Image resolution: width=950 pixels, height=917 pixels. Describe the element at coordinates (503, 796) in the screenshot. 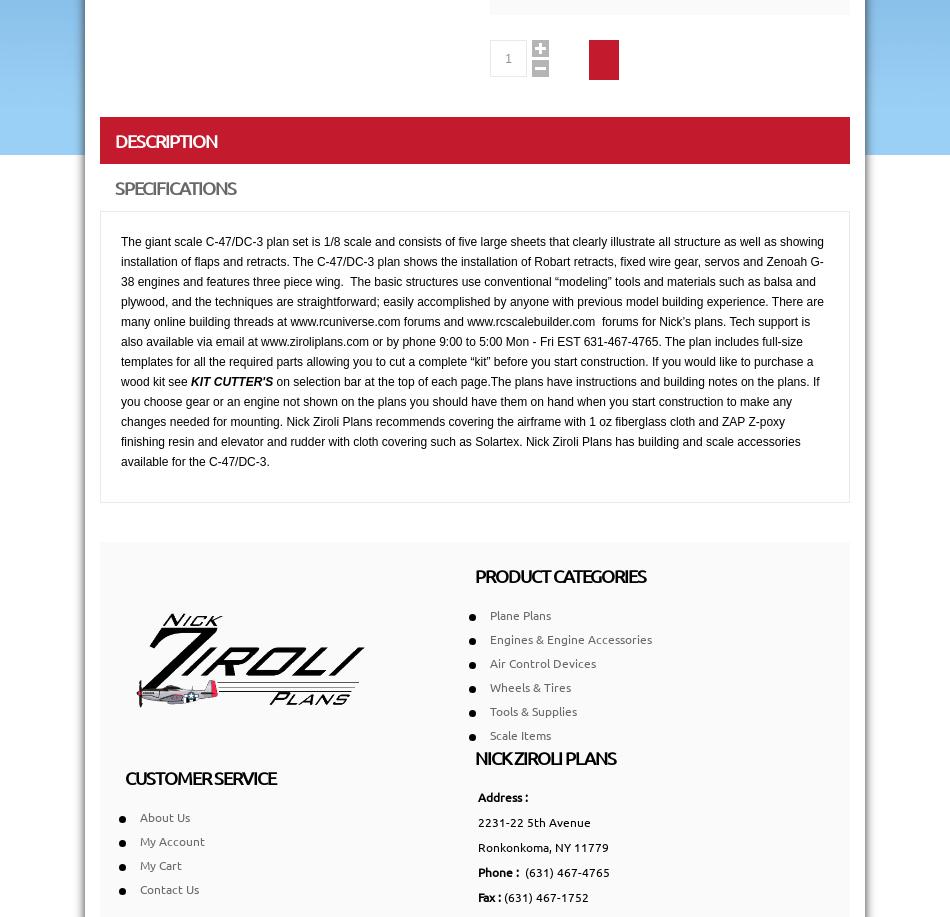

I see `'Address :'` at that location.